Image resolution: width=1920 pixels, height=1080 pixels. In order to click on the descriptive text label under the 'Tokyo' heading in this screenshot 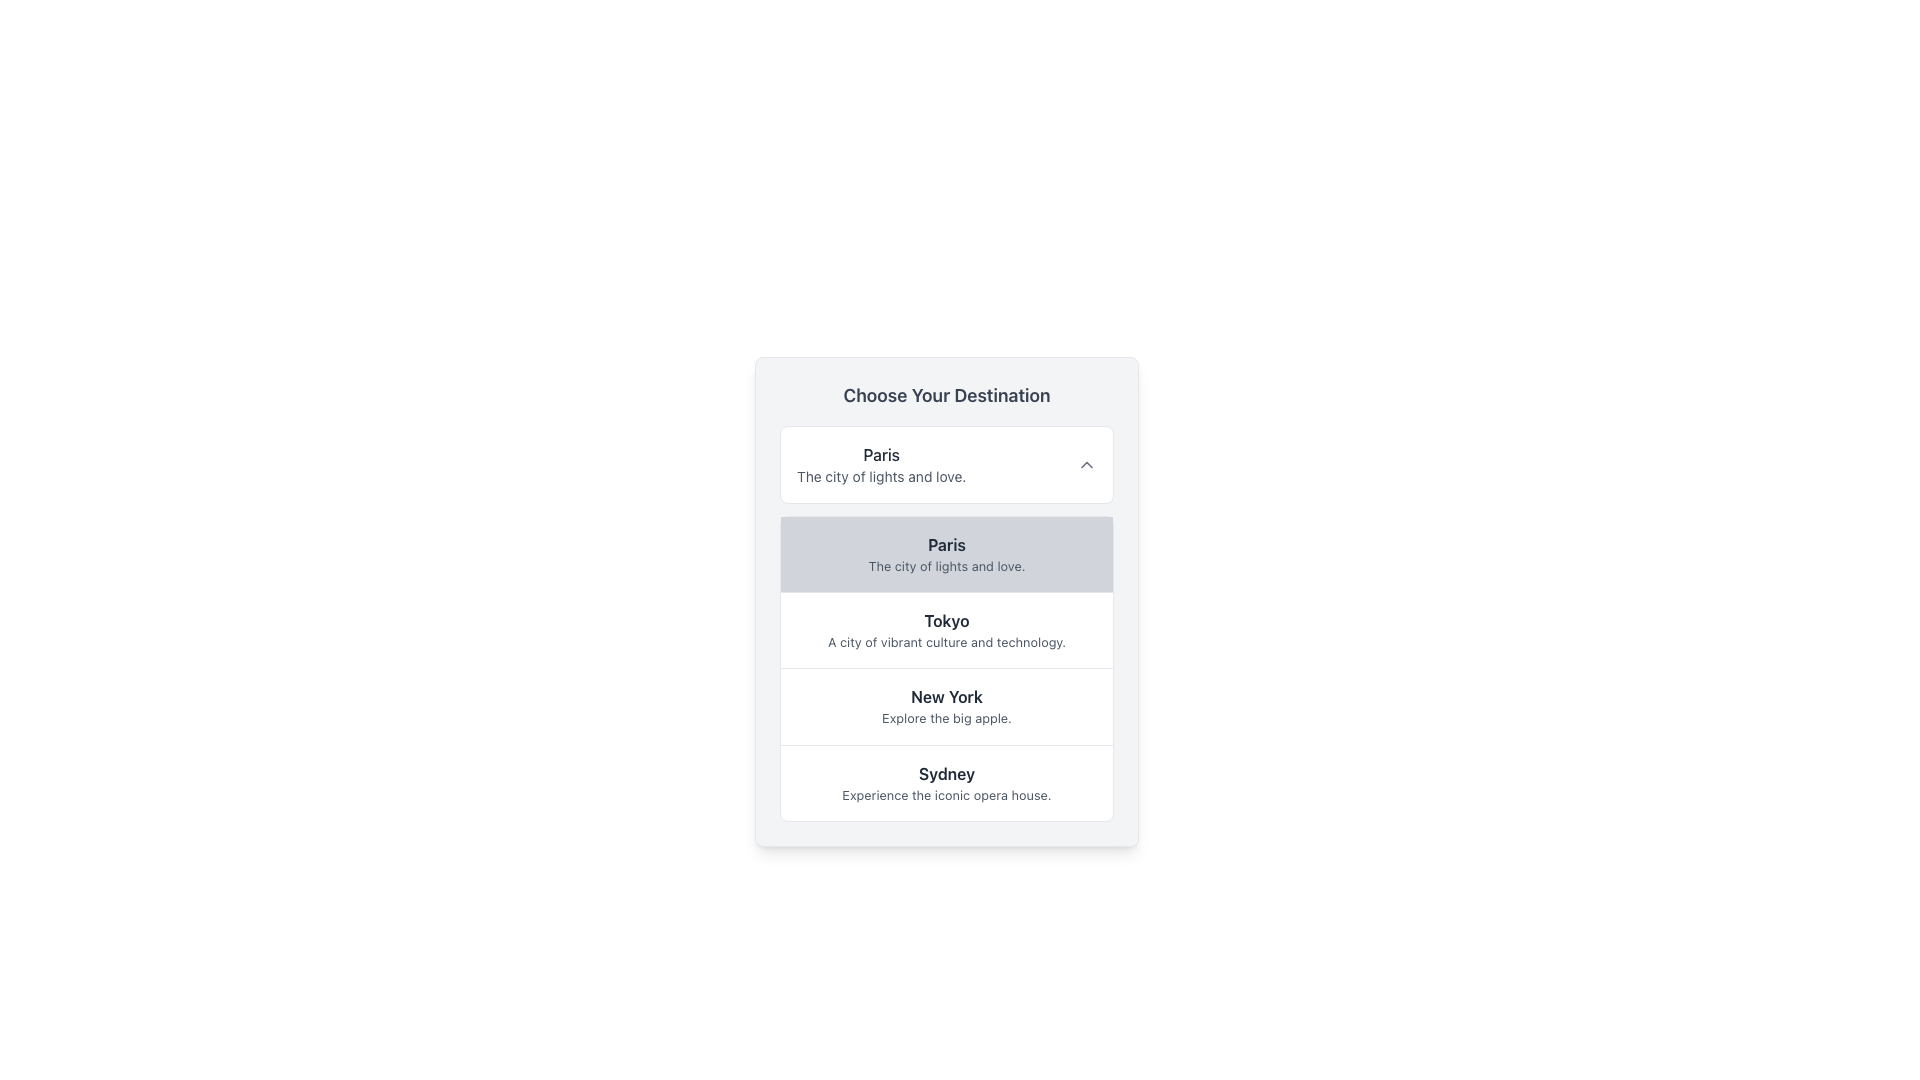, I will do `click(945, 641)`.